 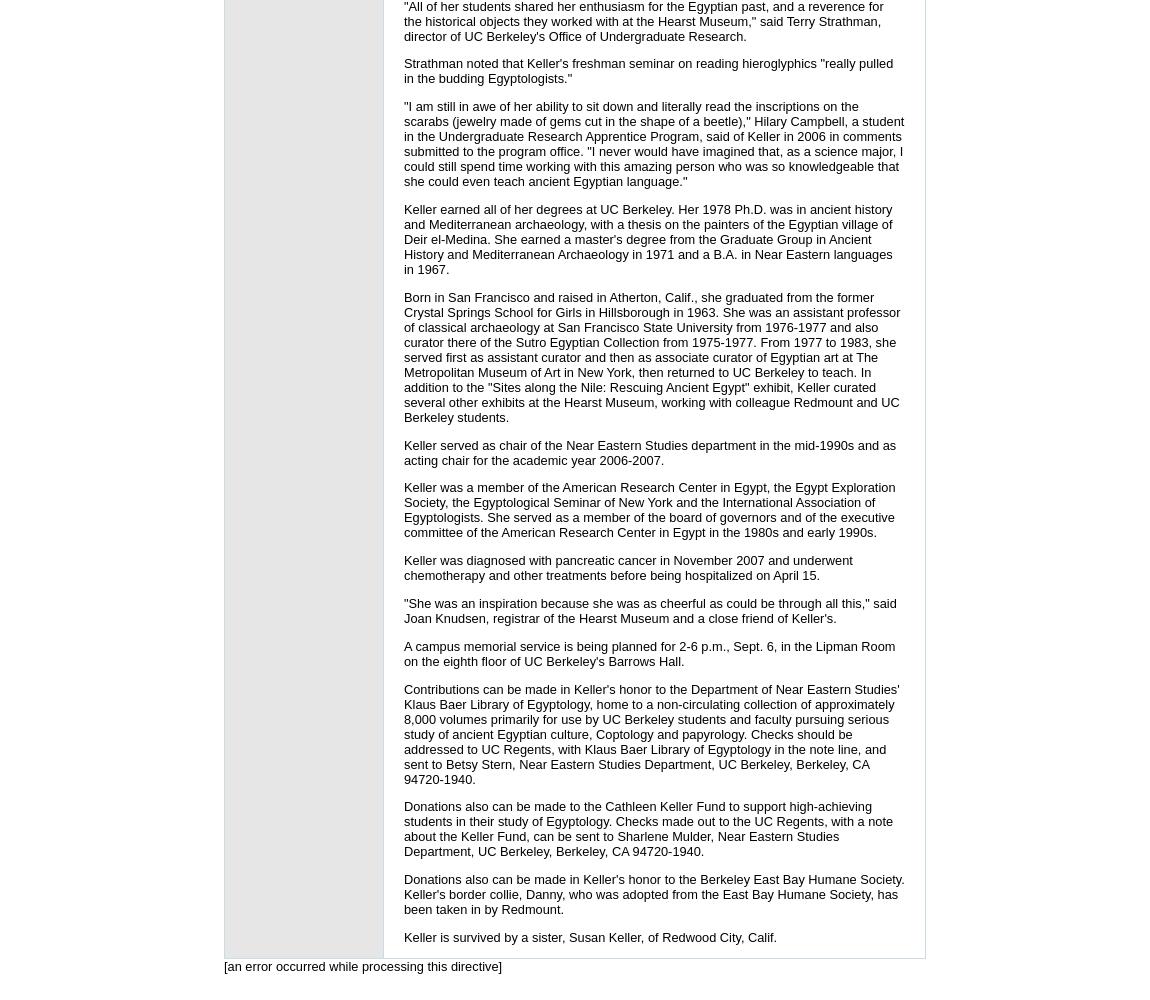 I want to click on '"She was an inspiration because she was as cheerful as could be through all this," said Joan Knudsen, registrar of the Hearst Museum and a close friend of Keller's.', so click(x=648, y=610).